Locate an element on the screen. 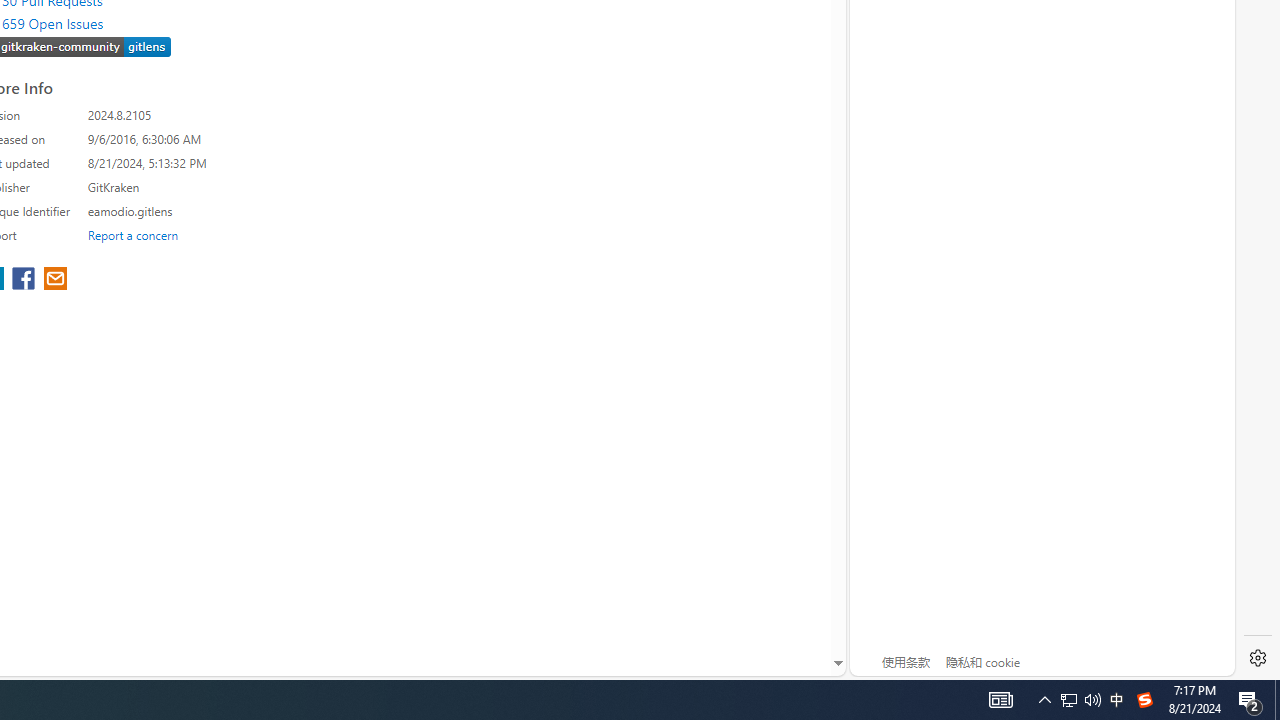  'Tray Input Indicator - Chinese (Simplified, China)' is located at coordinates (1144, 698).